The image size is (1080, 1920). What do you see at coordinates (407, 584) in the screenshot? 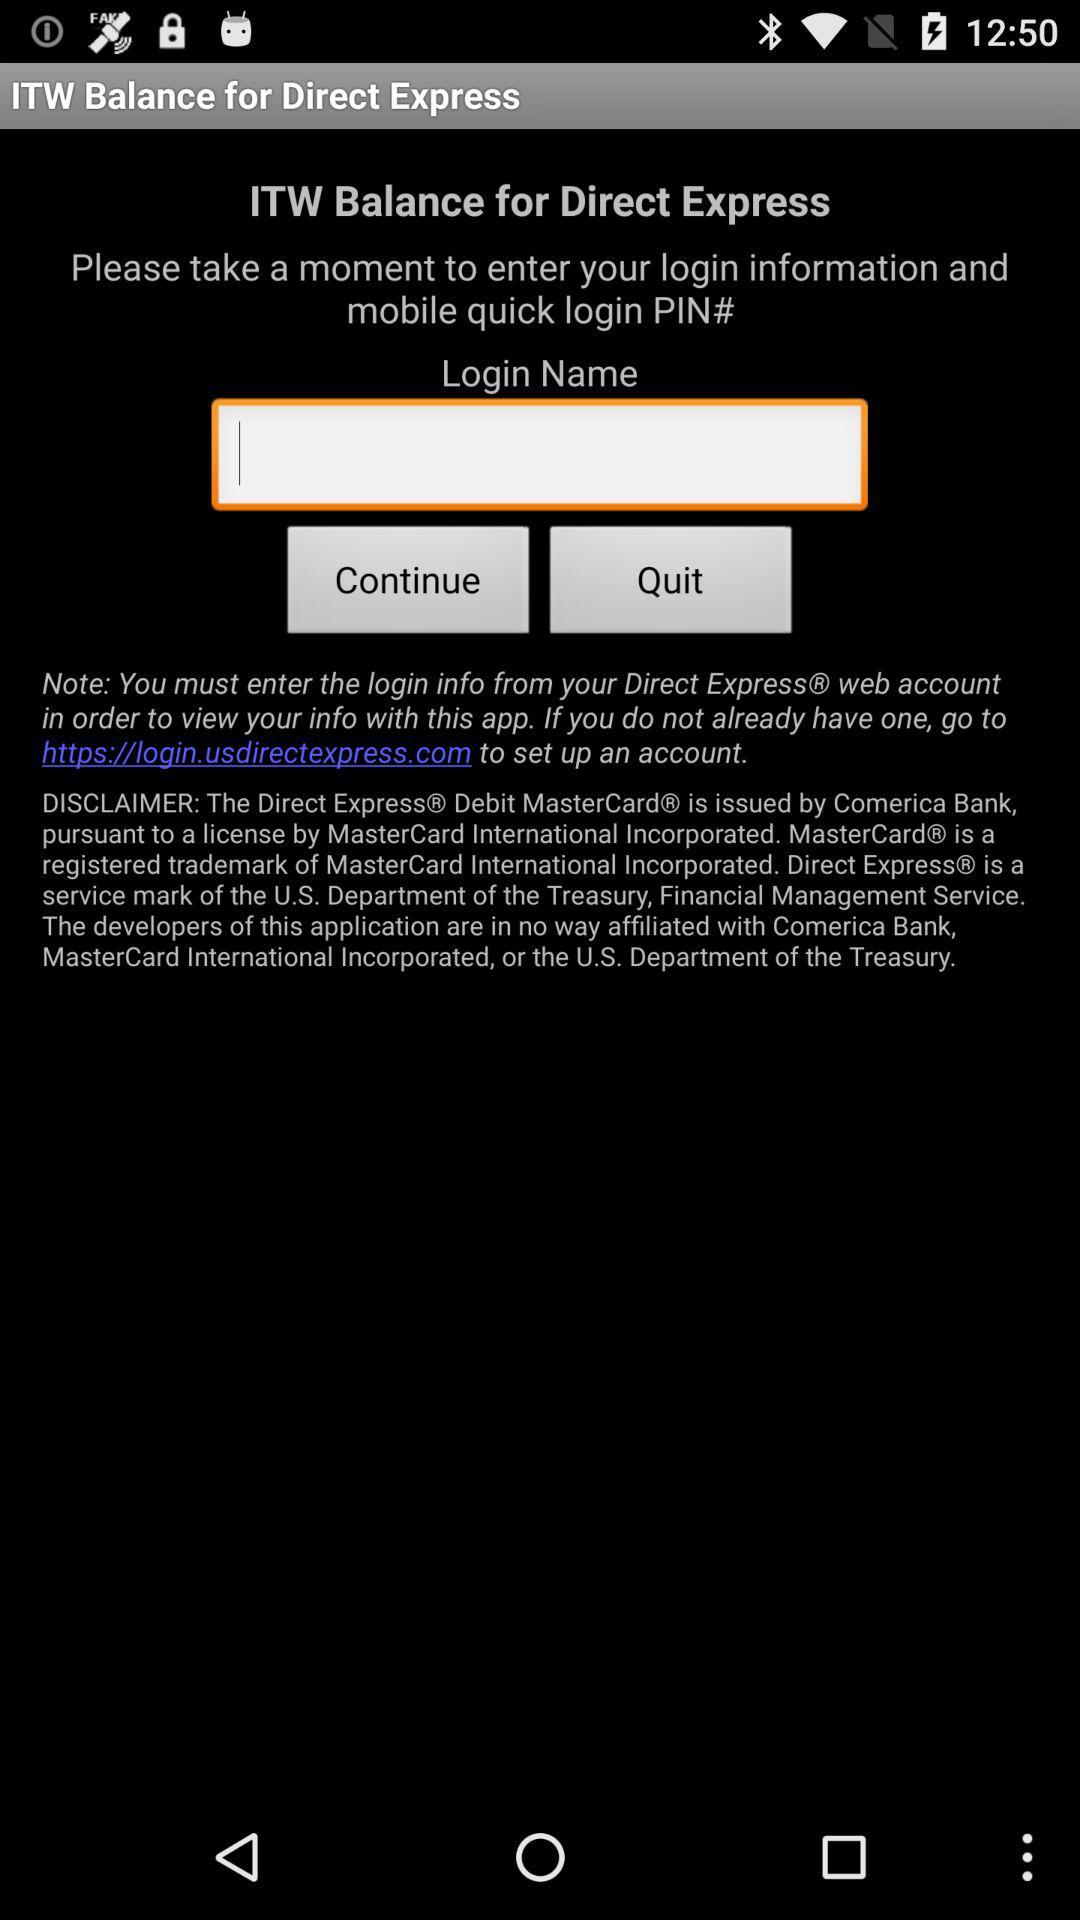
I see `the app above the note you must` at bounding box center [407, 584].